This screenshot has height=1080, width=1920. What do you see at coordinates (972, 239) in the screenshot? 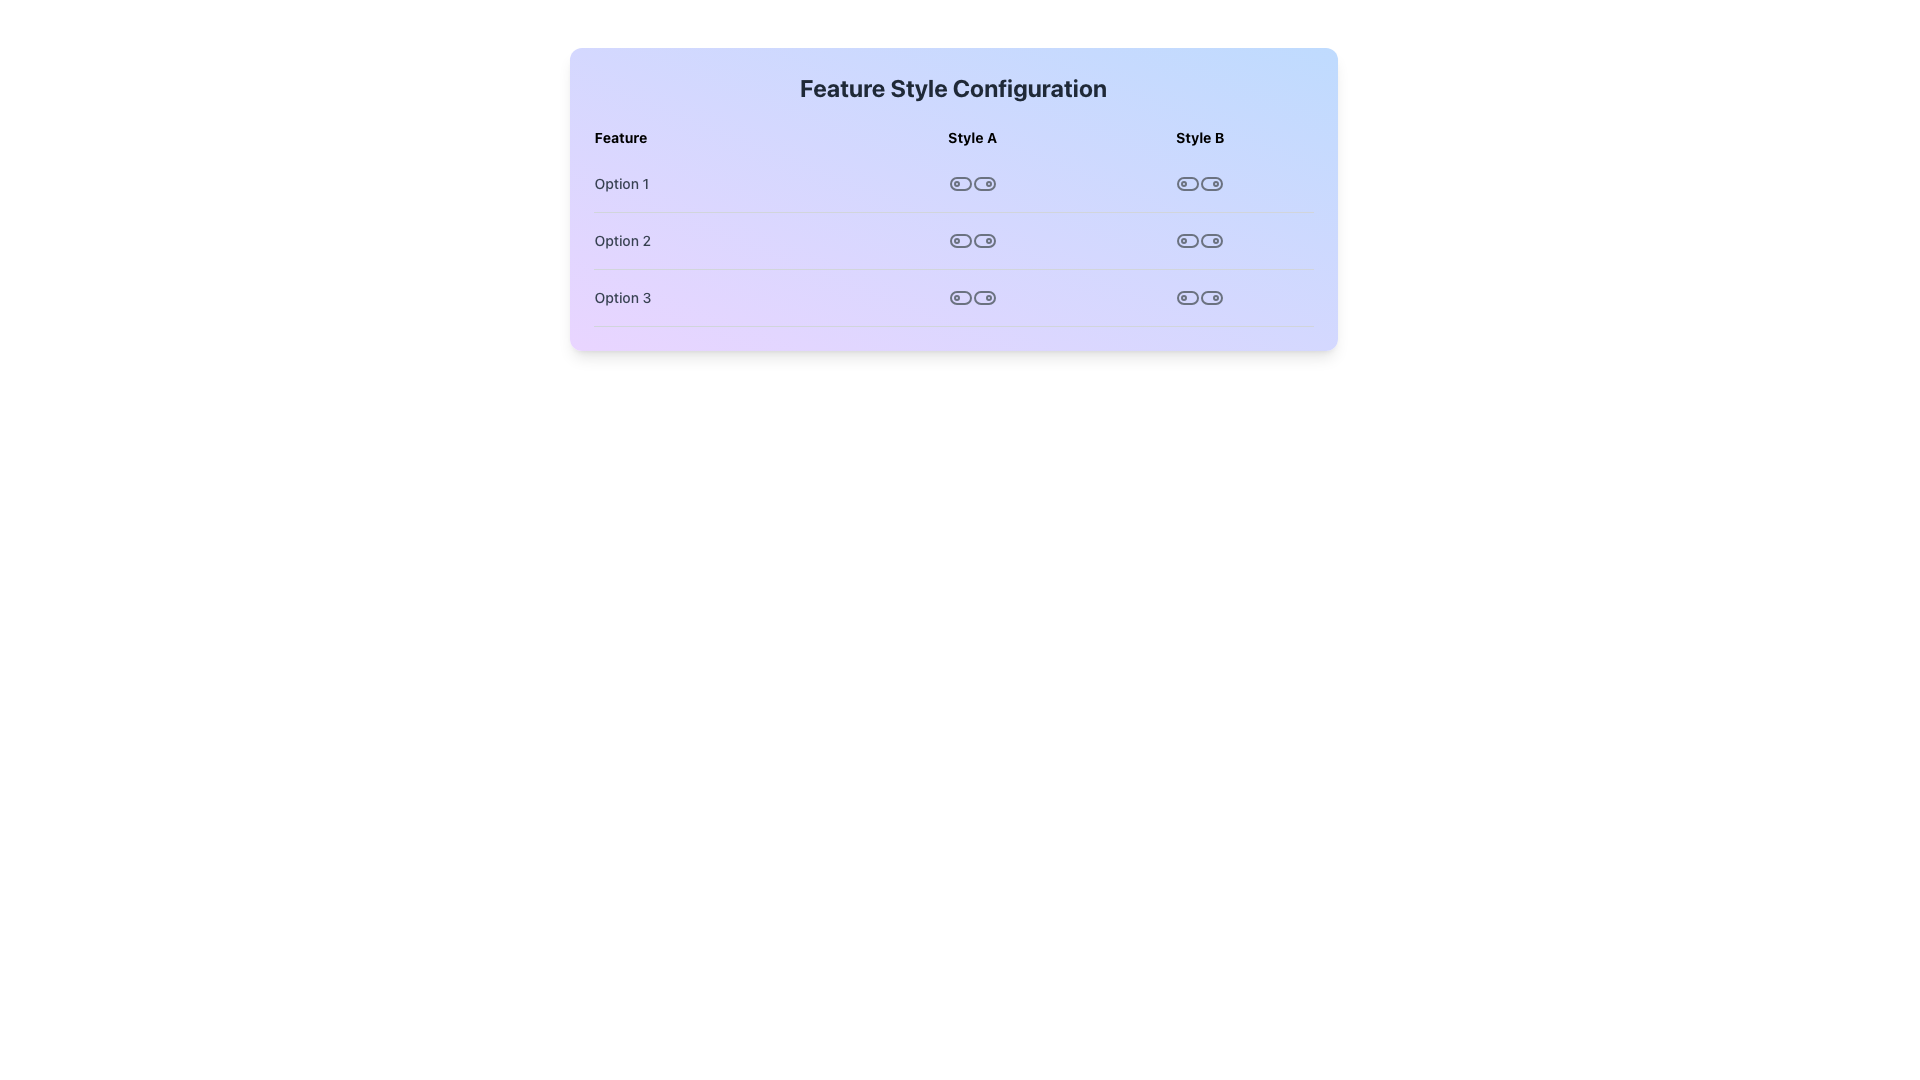
I see `the toggle switch in the 'Option 2' row of the configuration table` at bounding box center [972, 239].